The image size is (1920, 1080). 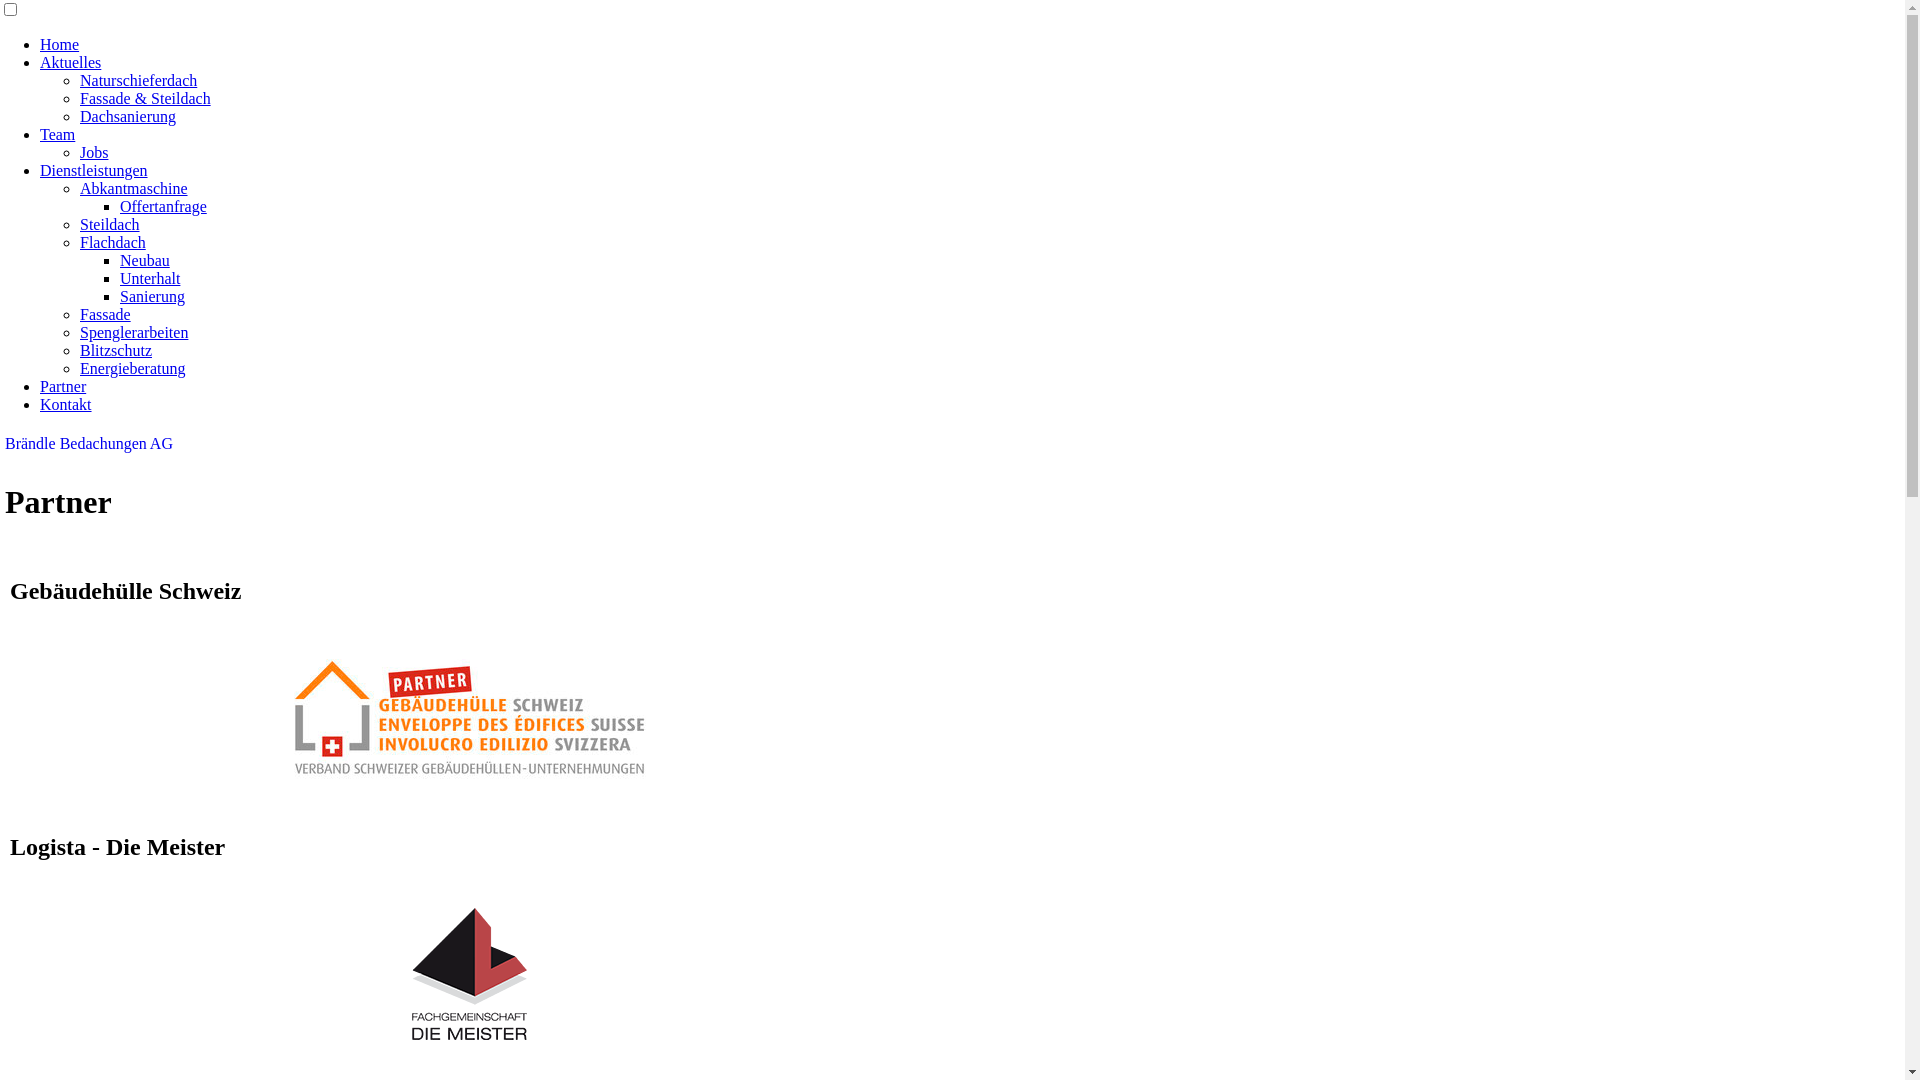 What do you see at coordinates (133, 331) in the screenshot?
I see `'Spenglerarbeiten'` at bounding box center [133, 331].